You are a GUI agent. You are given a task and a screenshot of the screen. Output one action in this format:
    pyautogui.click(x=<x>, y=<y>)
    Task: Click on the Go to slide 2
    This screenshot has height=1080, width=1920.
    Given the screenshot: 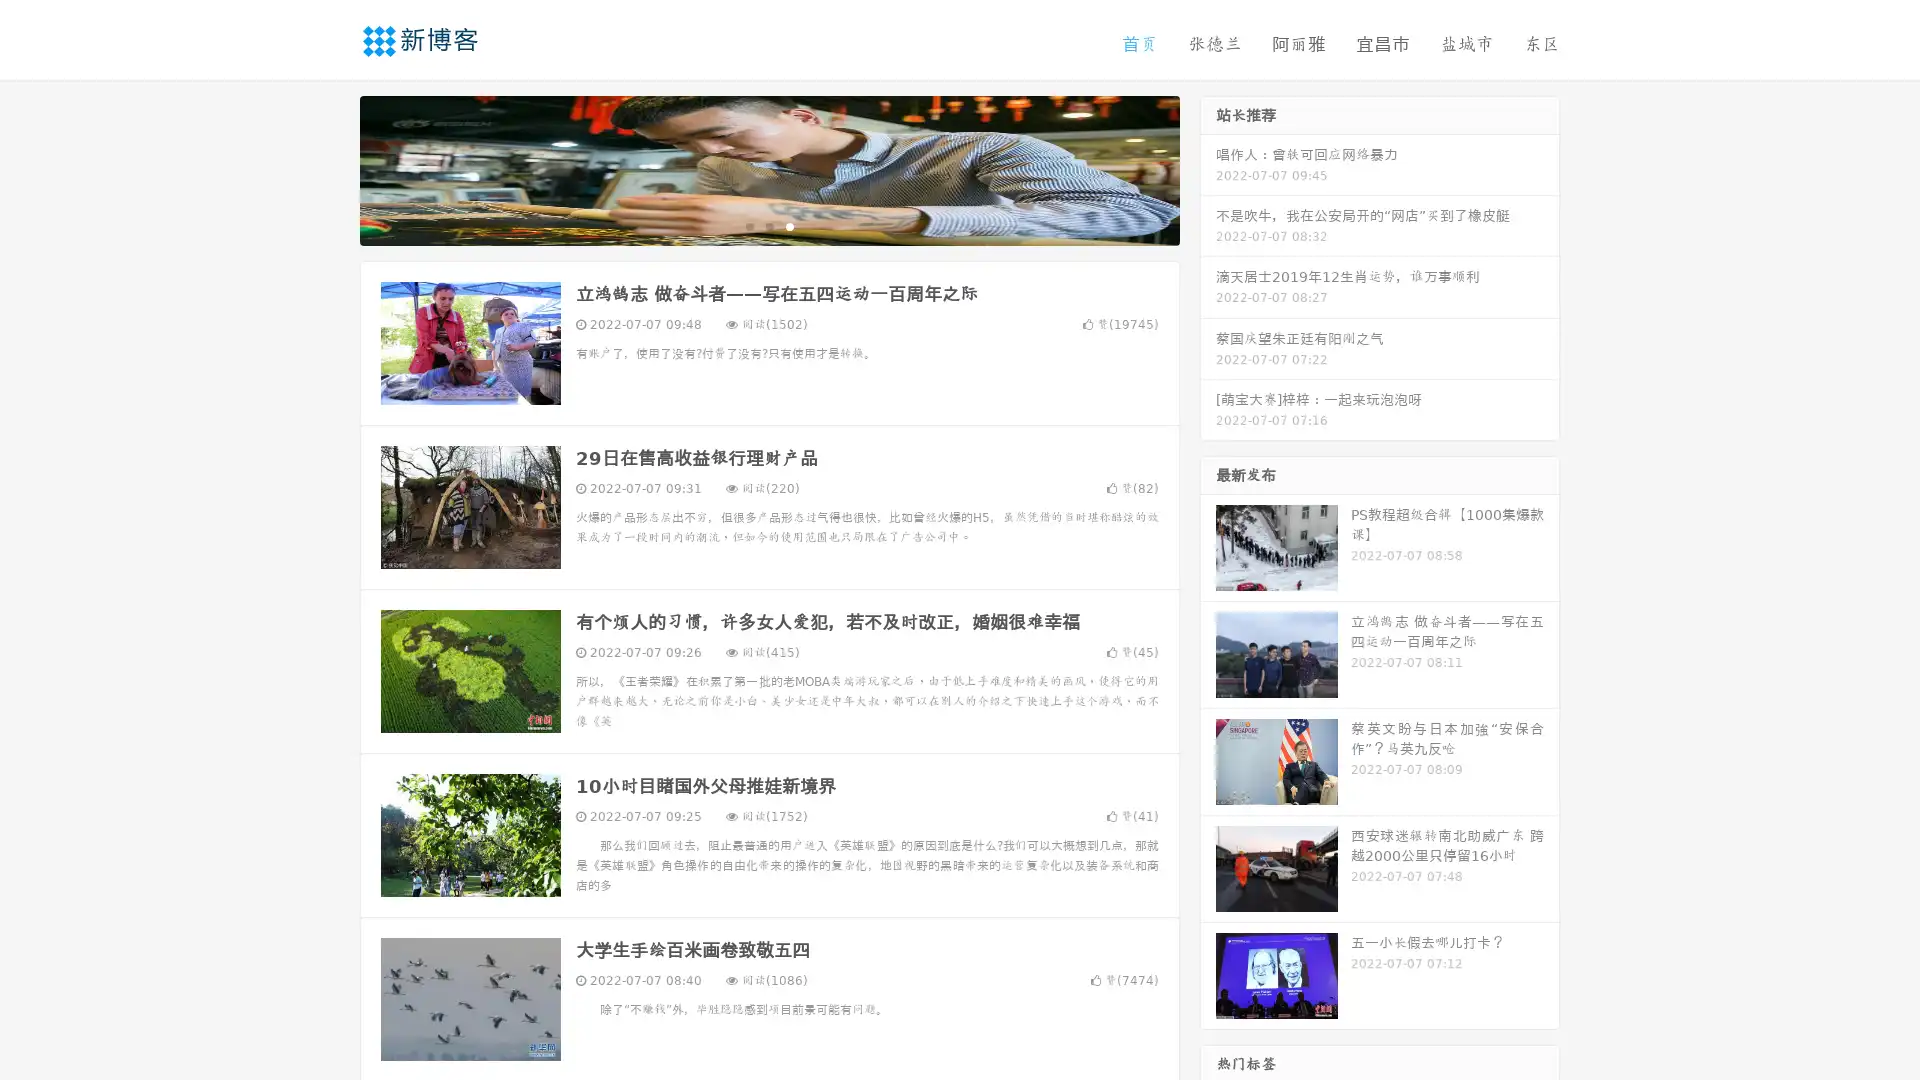 What is the action you would take?
    pyautogui.click(x=768, y=225)
    